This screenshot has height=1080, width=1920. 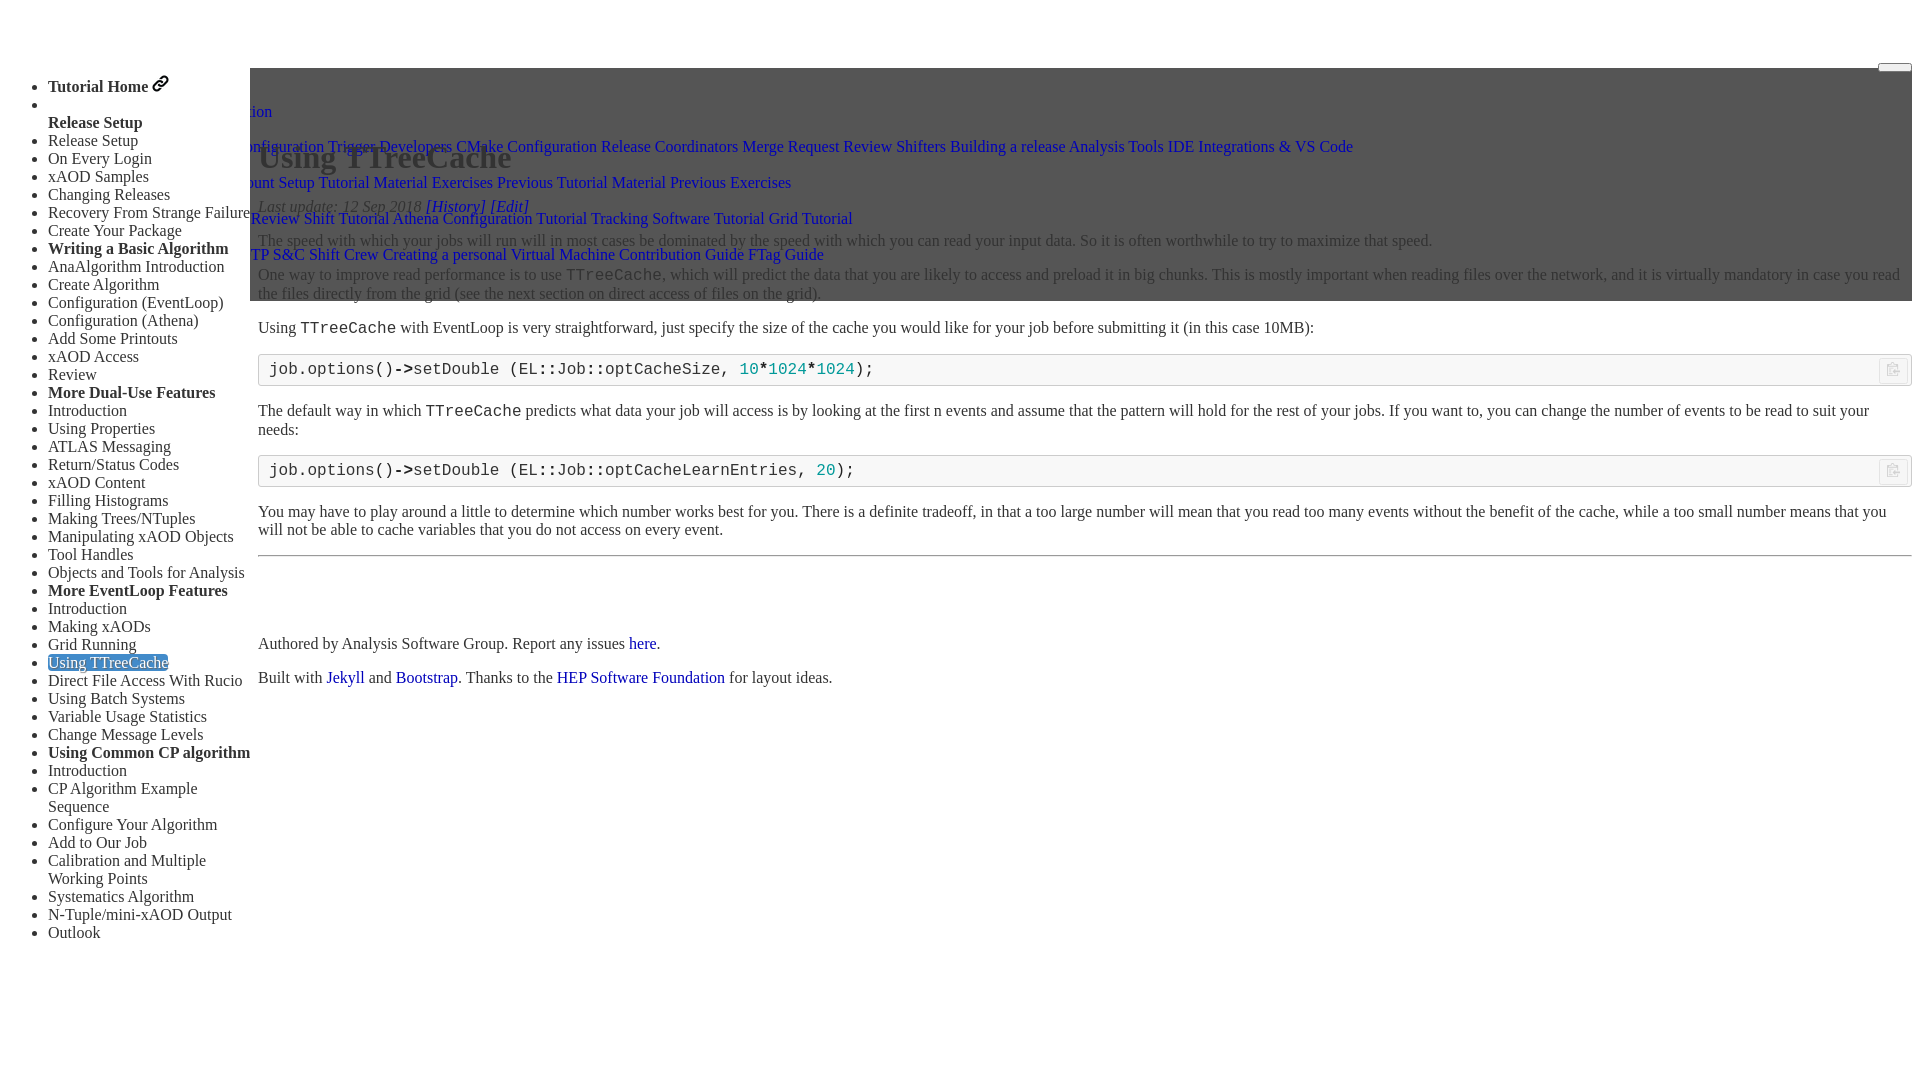 I want to click on 'Systematics Algorithm', so click(x=119, y=895).